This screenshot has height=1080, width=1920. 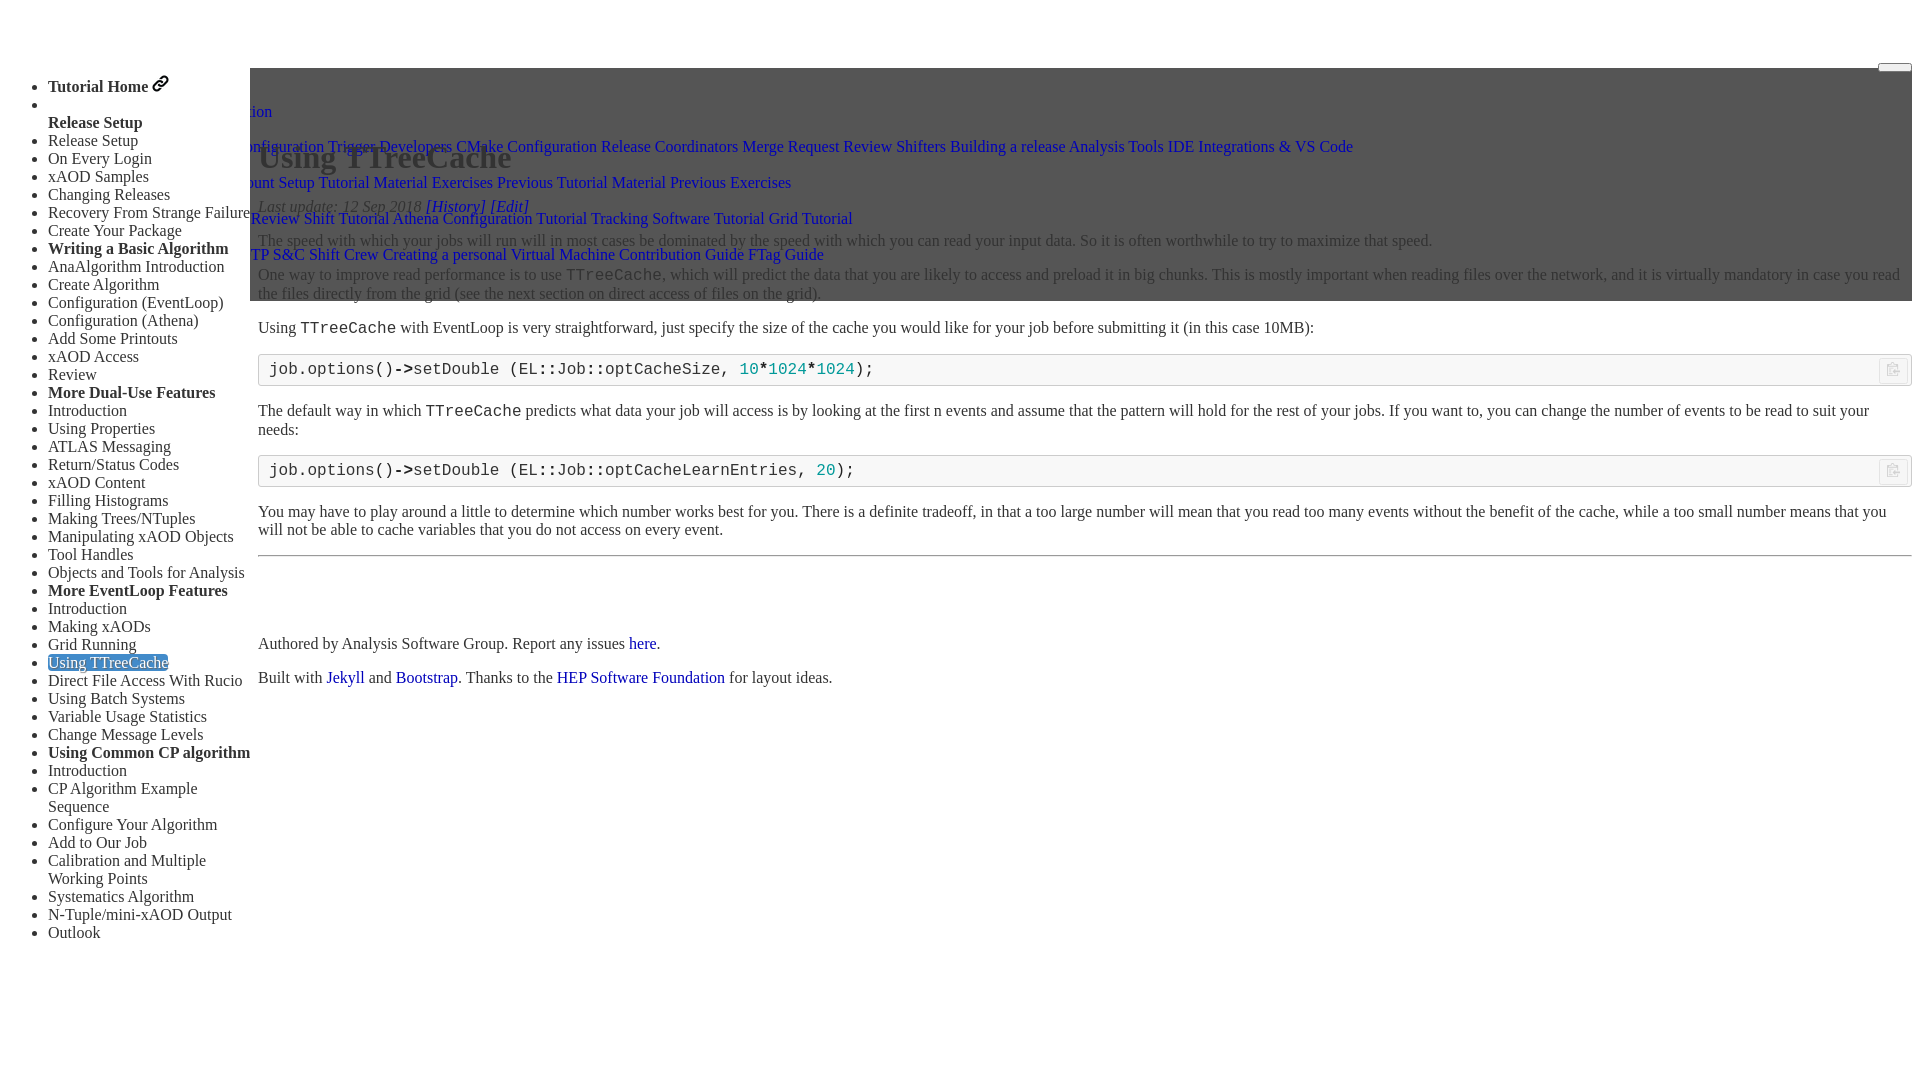 I want to click on 'Systematics Algorithm', so click(x=119, y=895).